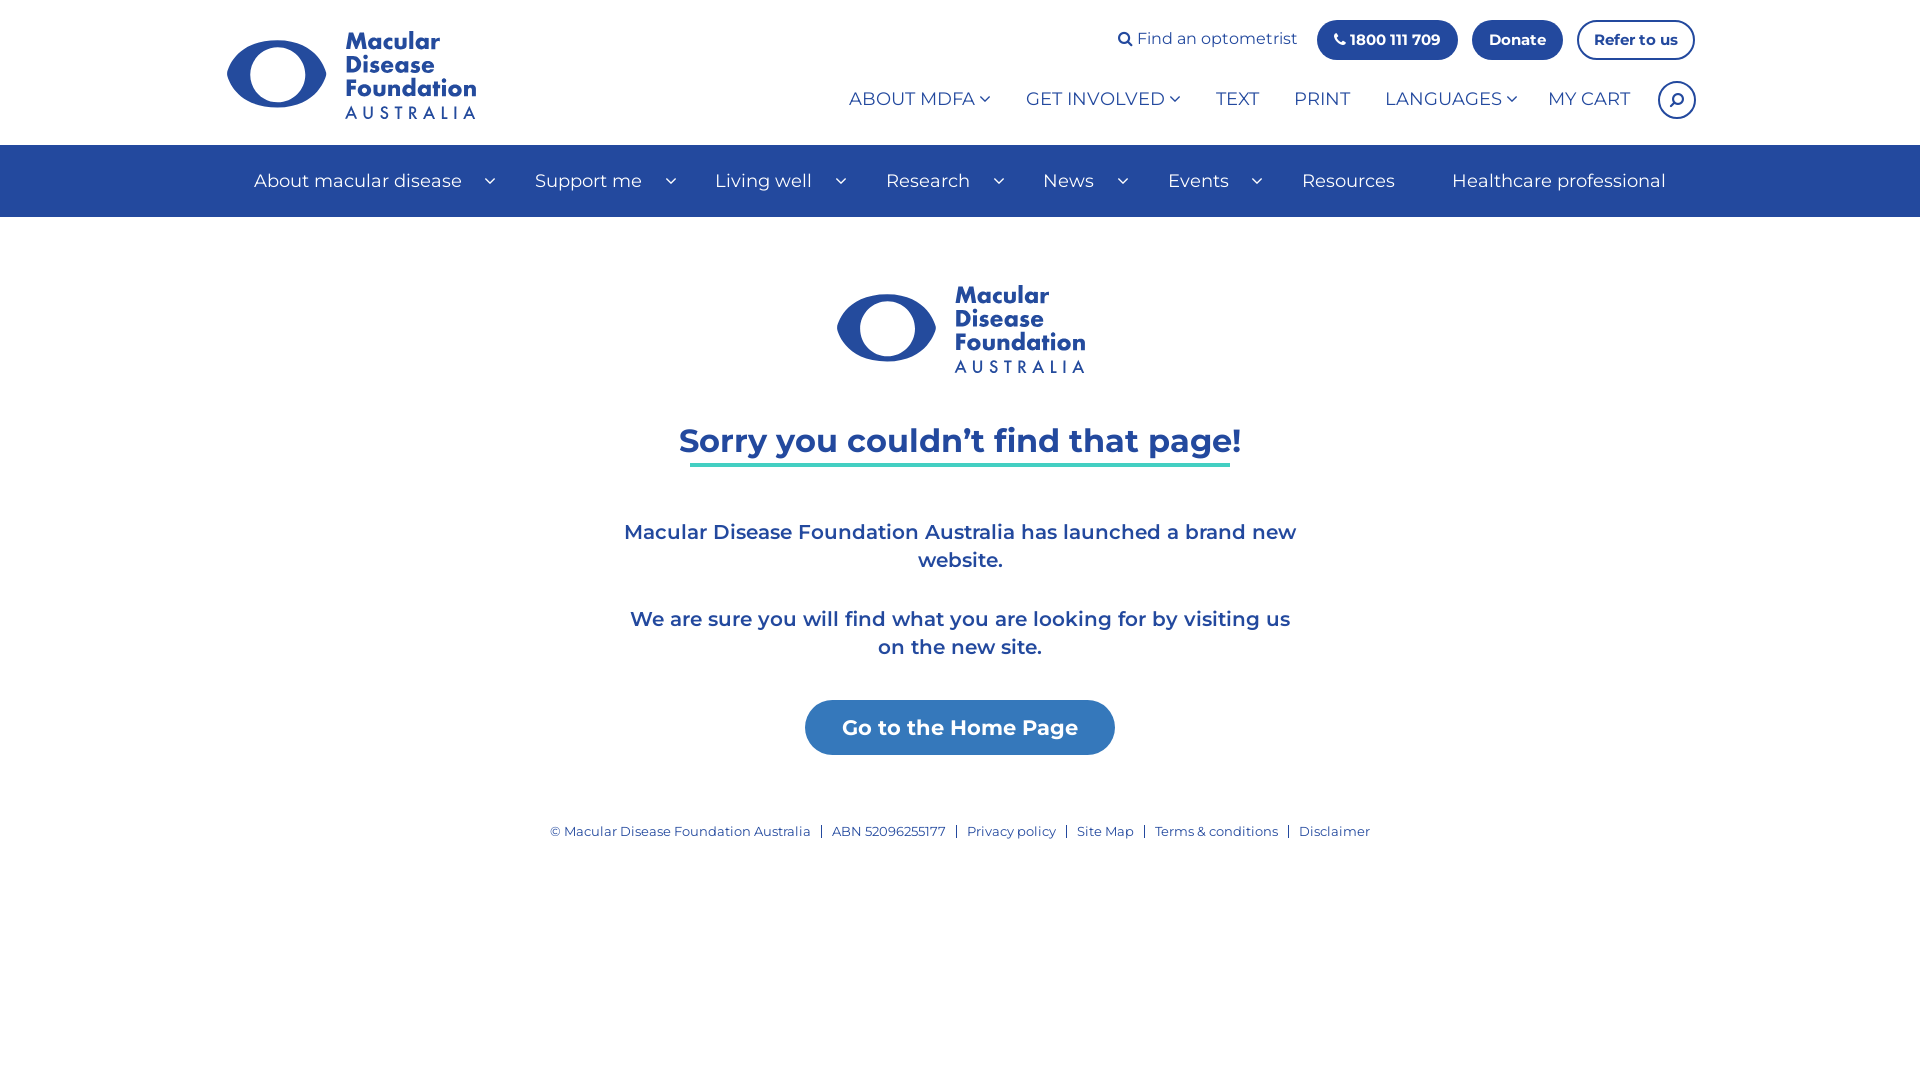 The image size is (1920, 1080). Describe the element at coordinates (1011, 100) in the screenshot. I see `'GET INVOLVED'` at that location.